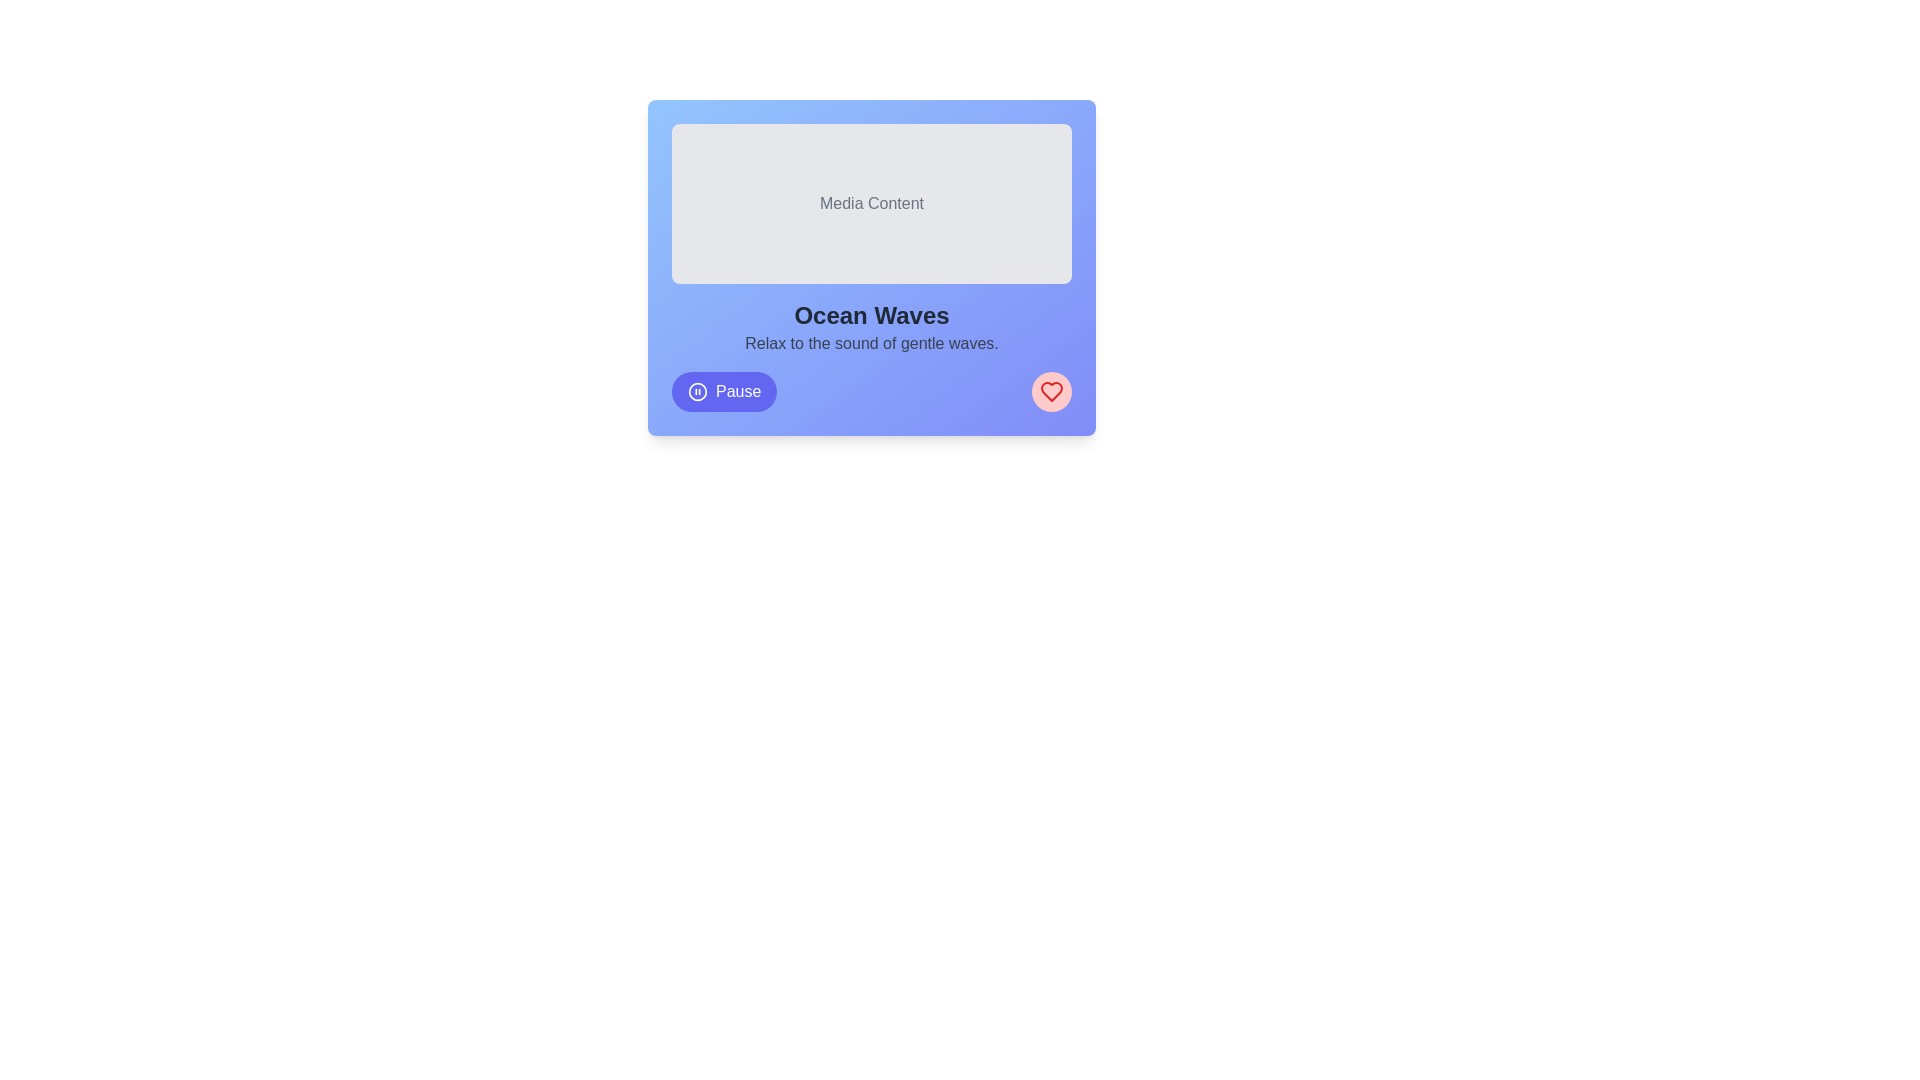 This screenshot has width=1920, height=1080. Describe the element at coordinates (872, 315) in the screenshot. I see `the Text label that serves as the title or main heading of the content section, located above the text 'Relax to the sound of gentle waves.'` at that location.